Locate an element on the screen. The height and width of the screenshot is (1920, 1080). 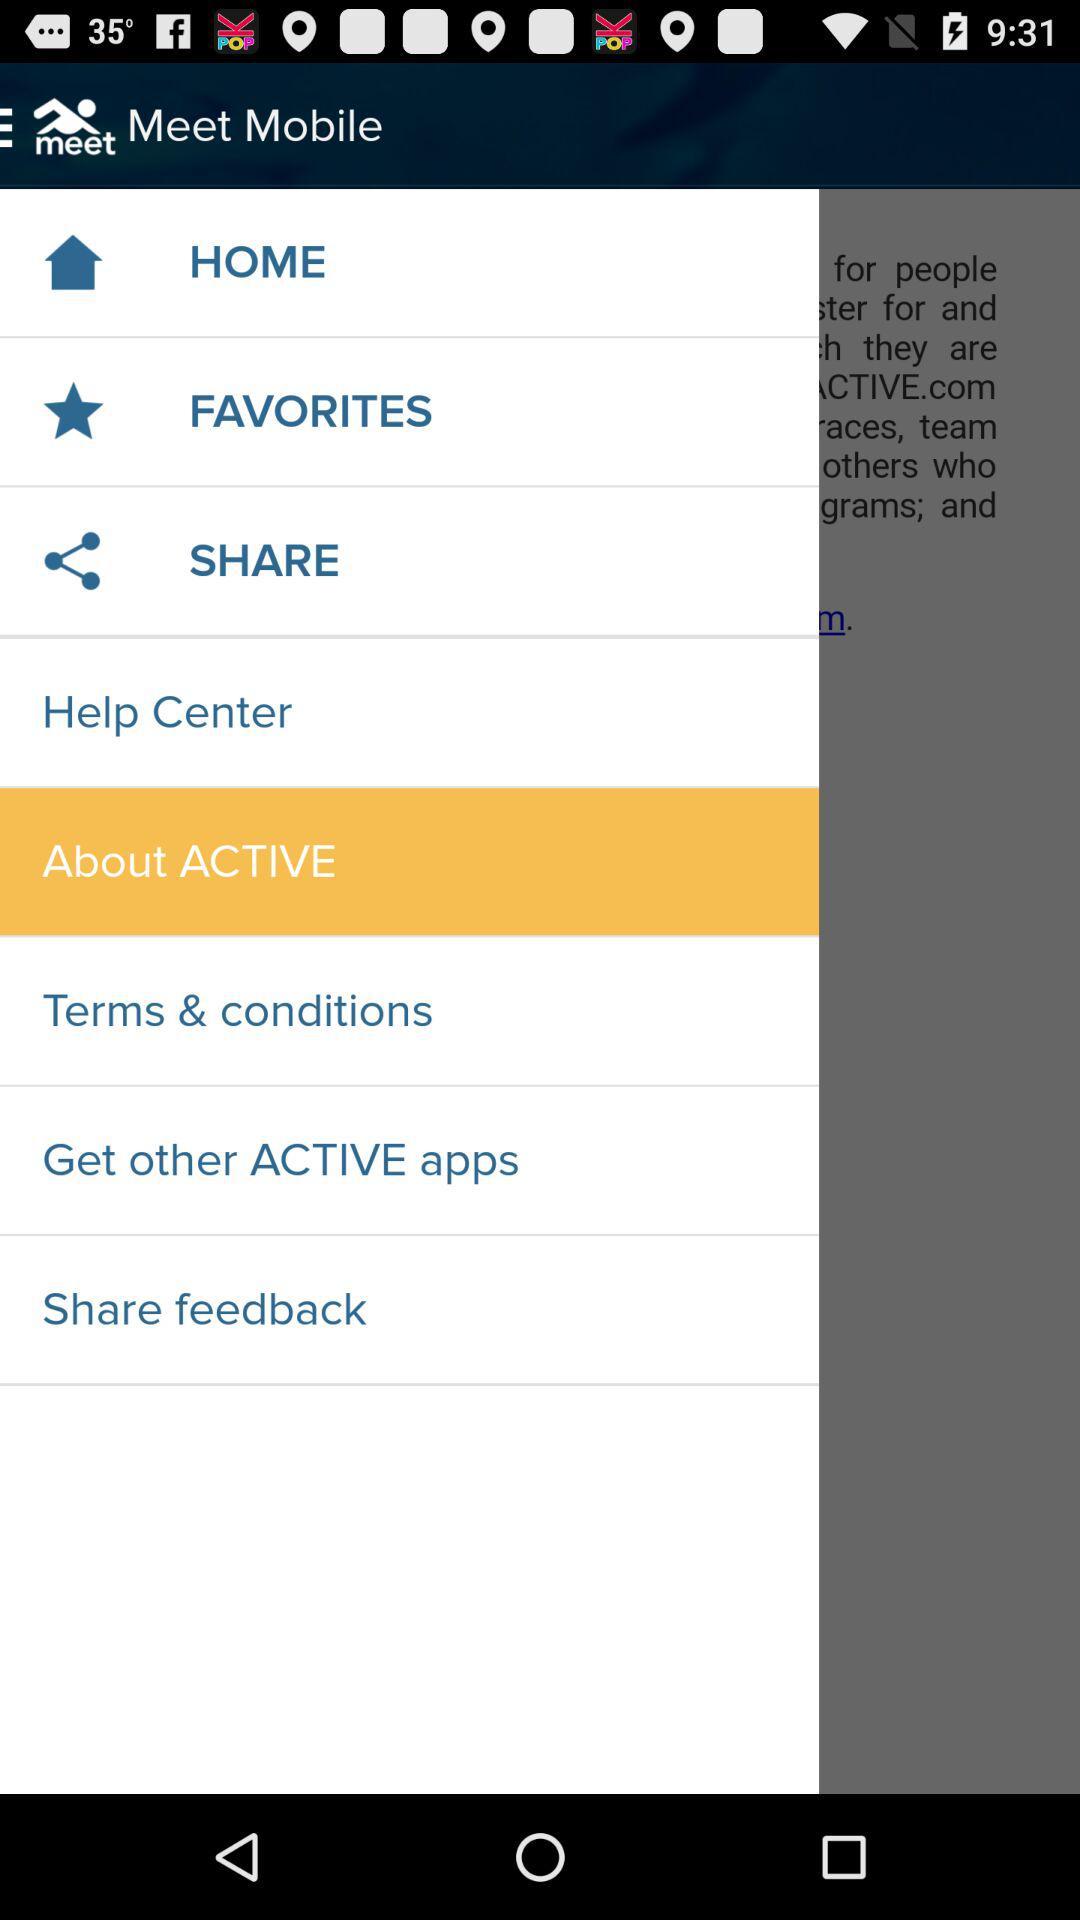
the help center icon is located at coordinates (408, 712).